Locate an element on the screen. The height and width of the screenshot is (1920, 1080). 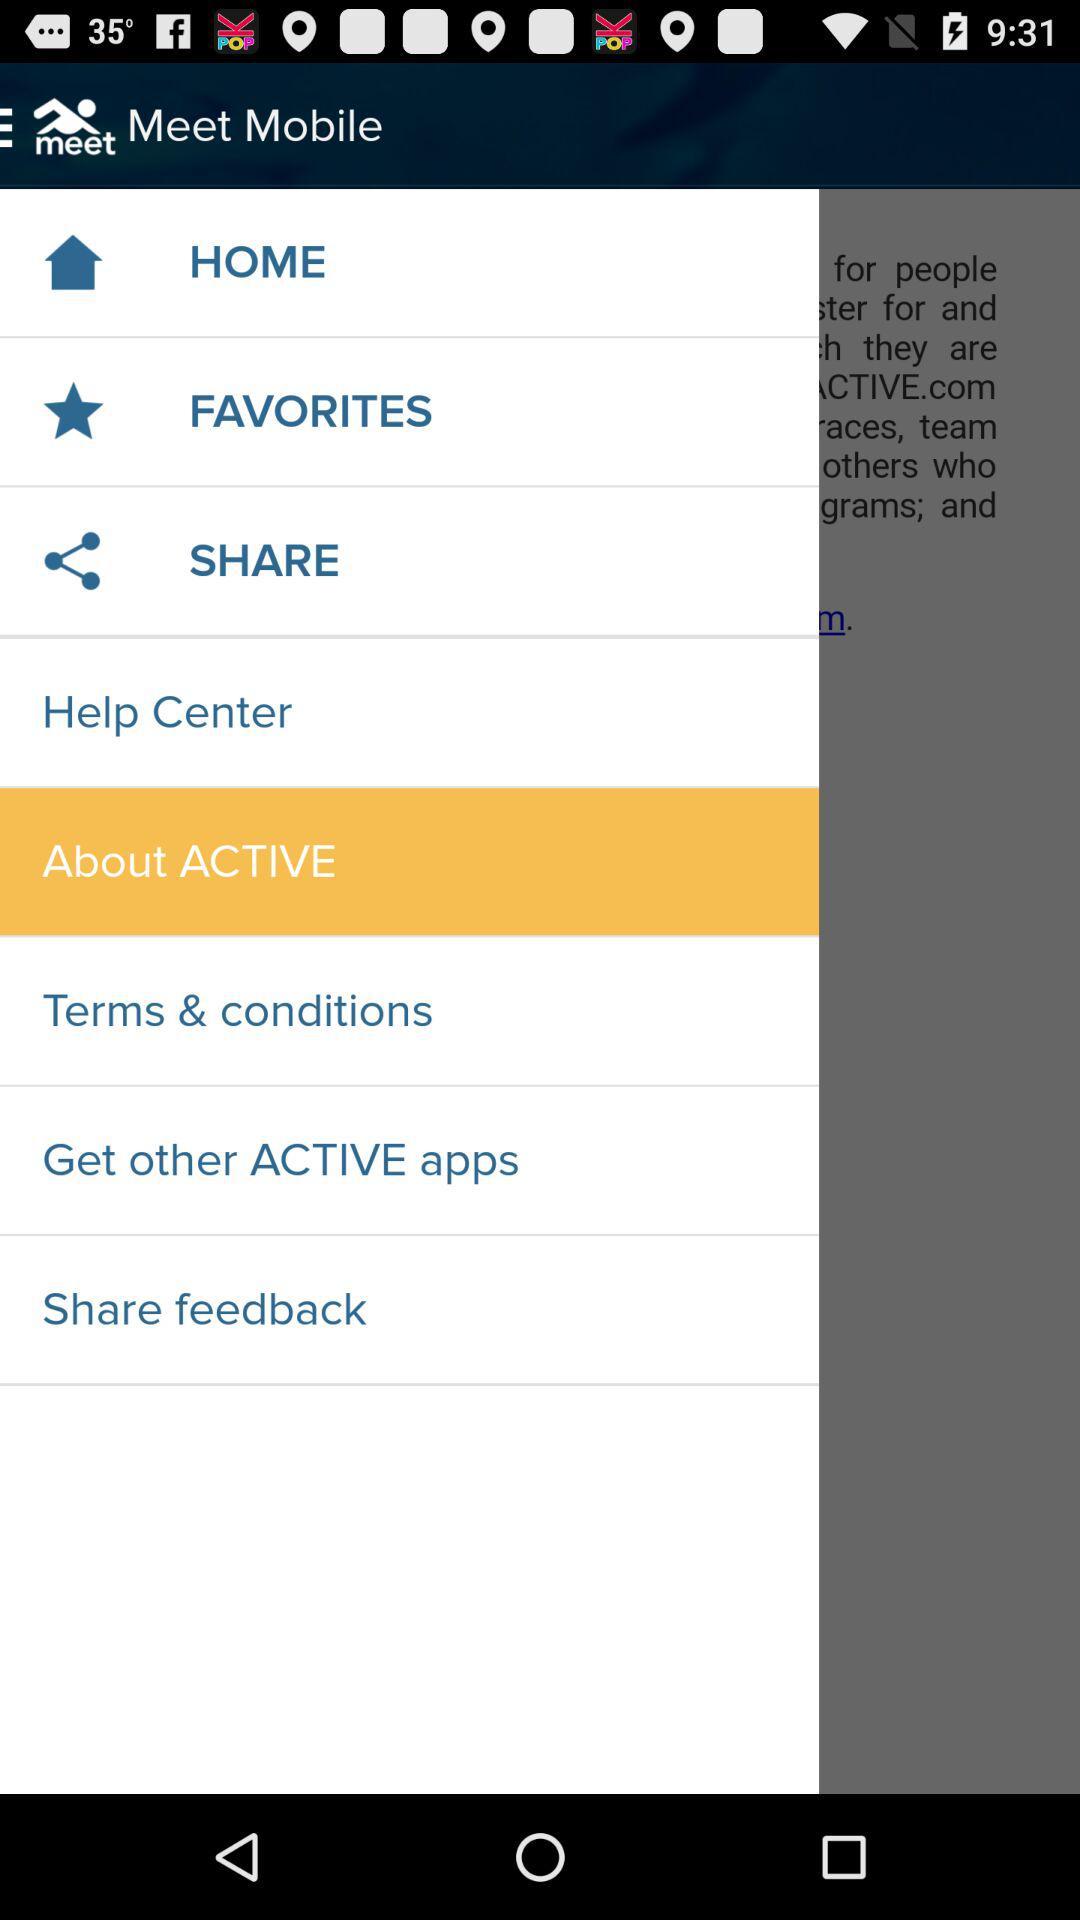
the help center icon is located at coordinates (408, 712).